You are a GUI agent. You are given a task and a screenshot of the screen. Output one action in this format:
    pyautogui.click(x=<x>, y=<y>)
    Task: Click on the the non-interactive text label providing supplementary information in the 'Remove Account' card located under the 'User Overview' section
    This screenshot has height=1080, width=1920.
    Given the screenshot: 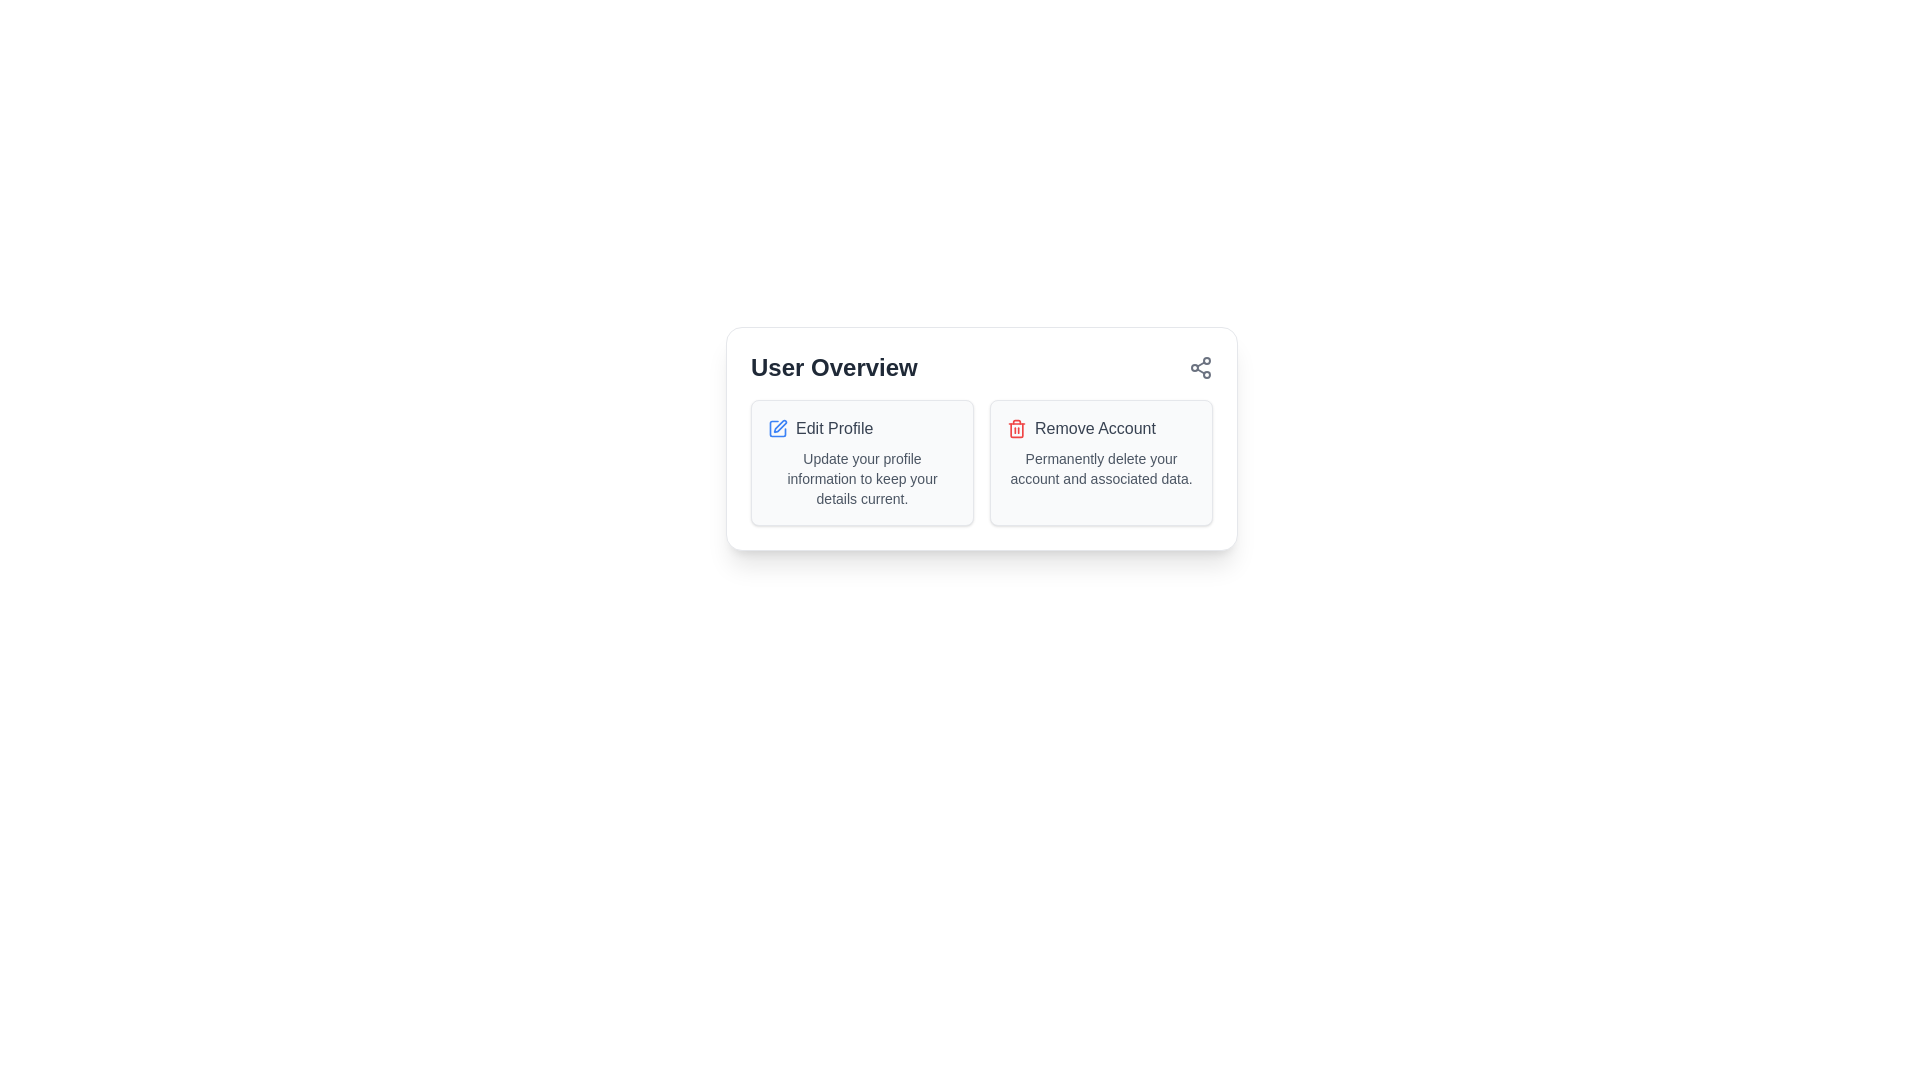 What is the action you would take?
    pyautogui.click(x=1100, y=469)
    